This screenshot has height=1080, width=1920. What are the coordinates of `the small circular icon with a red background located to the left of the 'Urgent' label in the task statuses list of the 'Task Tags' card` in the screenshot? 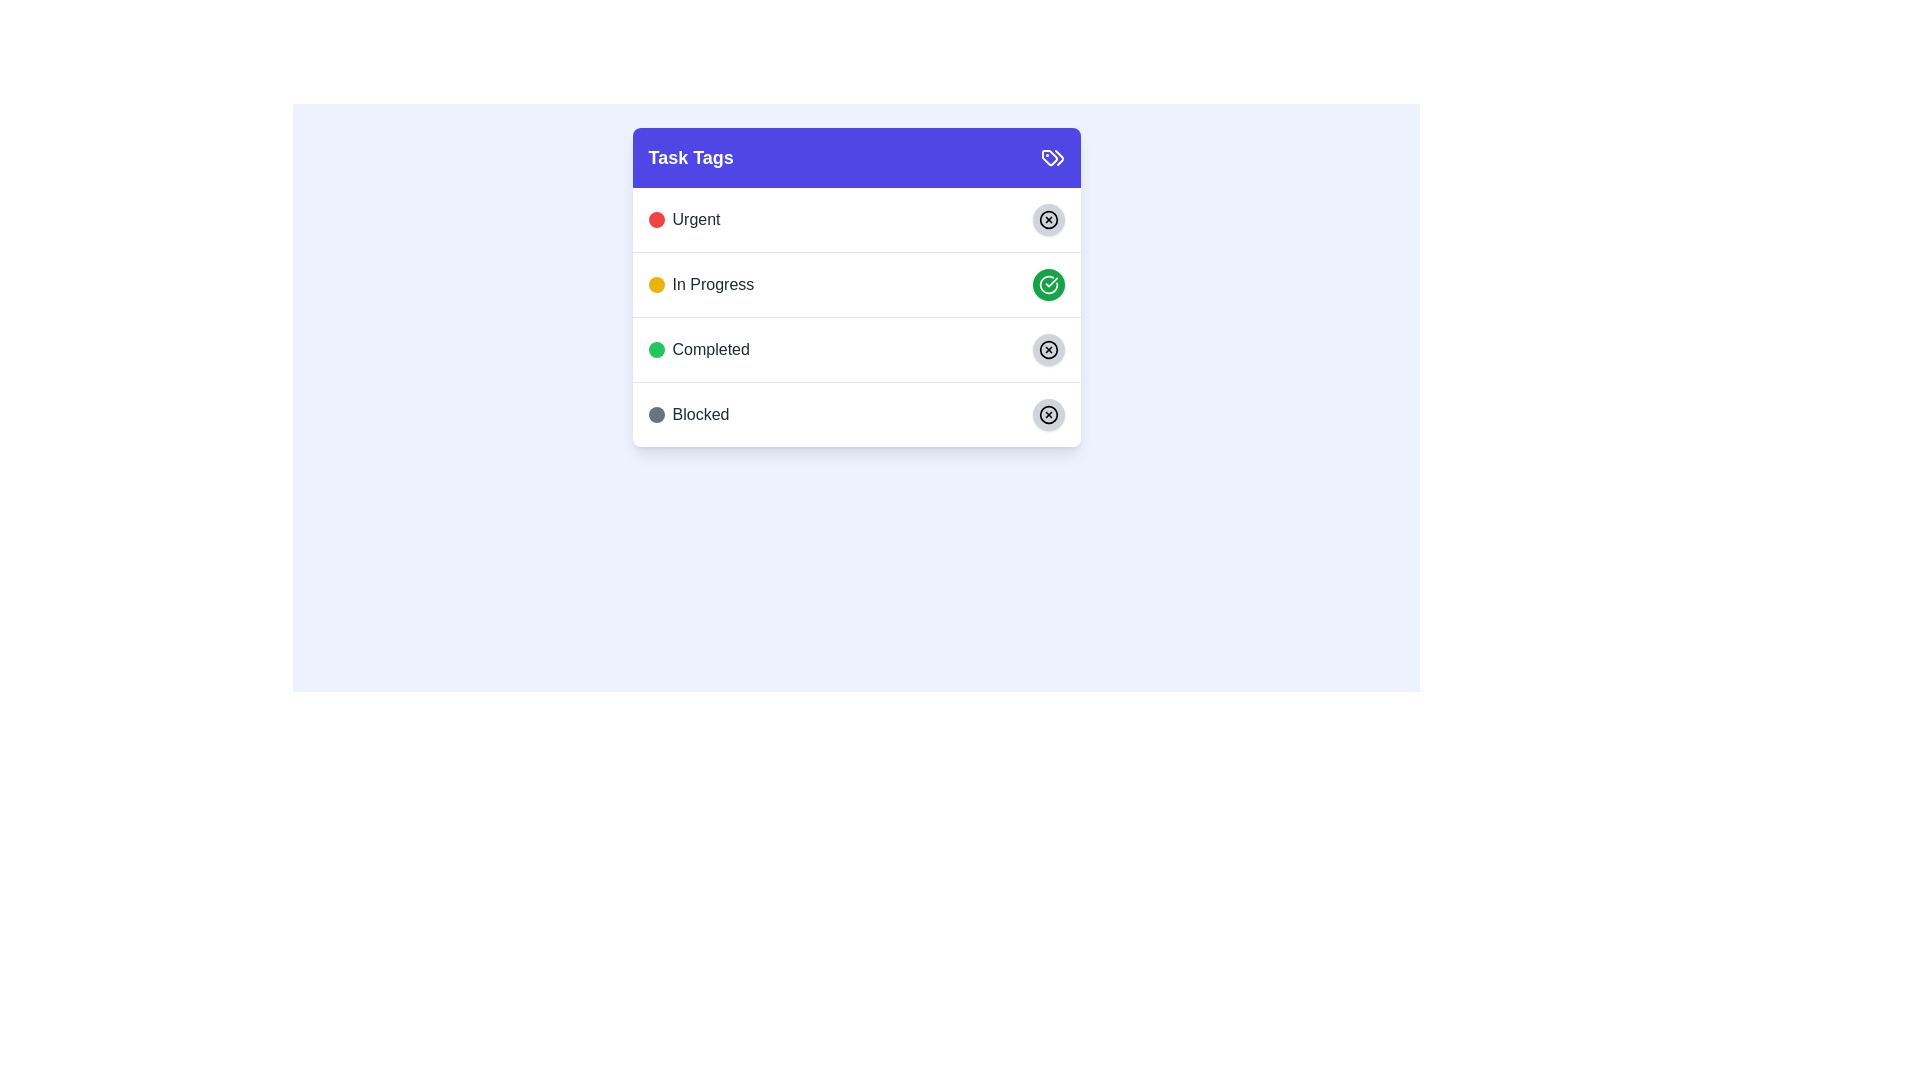 It's located at (656, 219).